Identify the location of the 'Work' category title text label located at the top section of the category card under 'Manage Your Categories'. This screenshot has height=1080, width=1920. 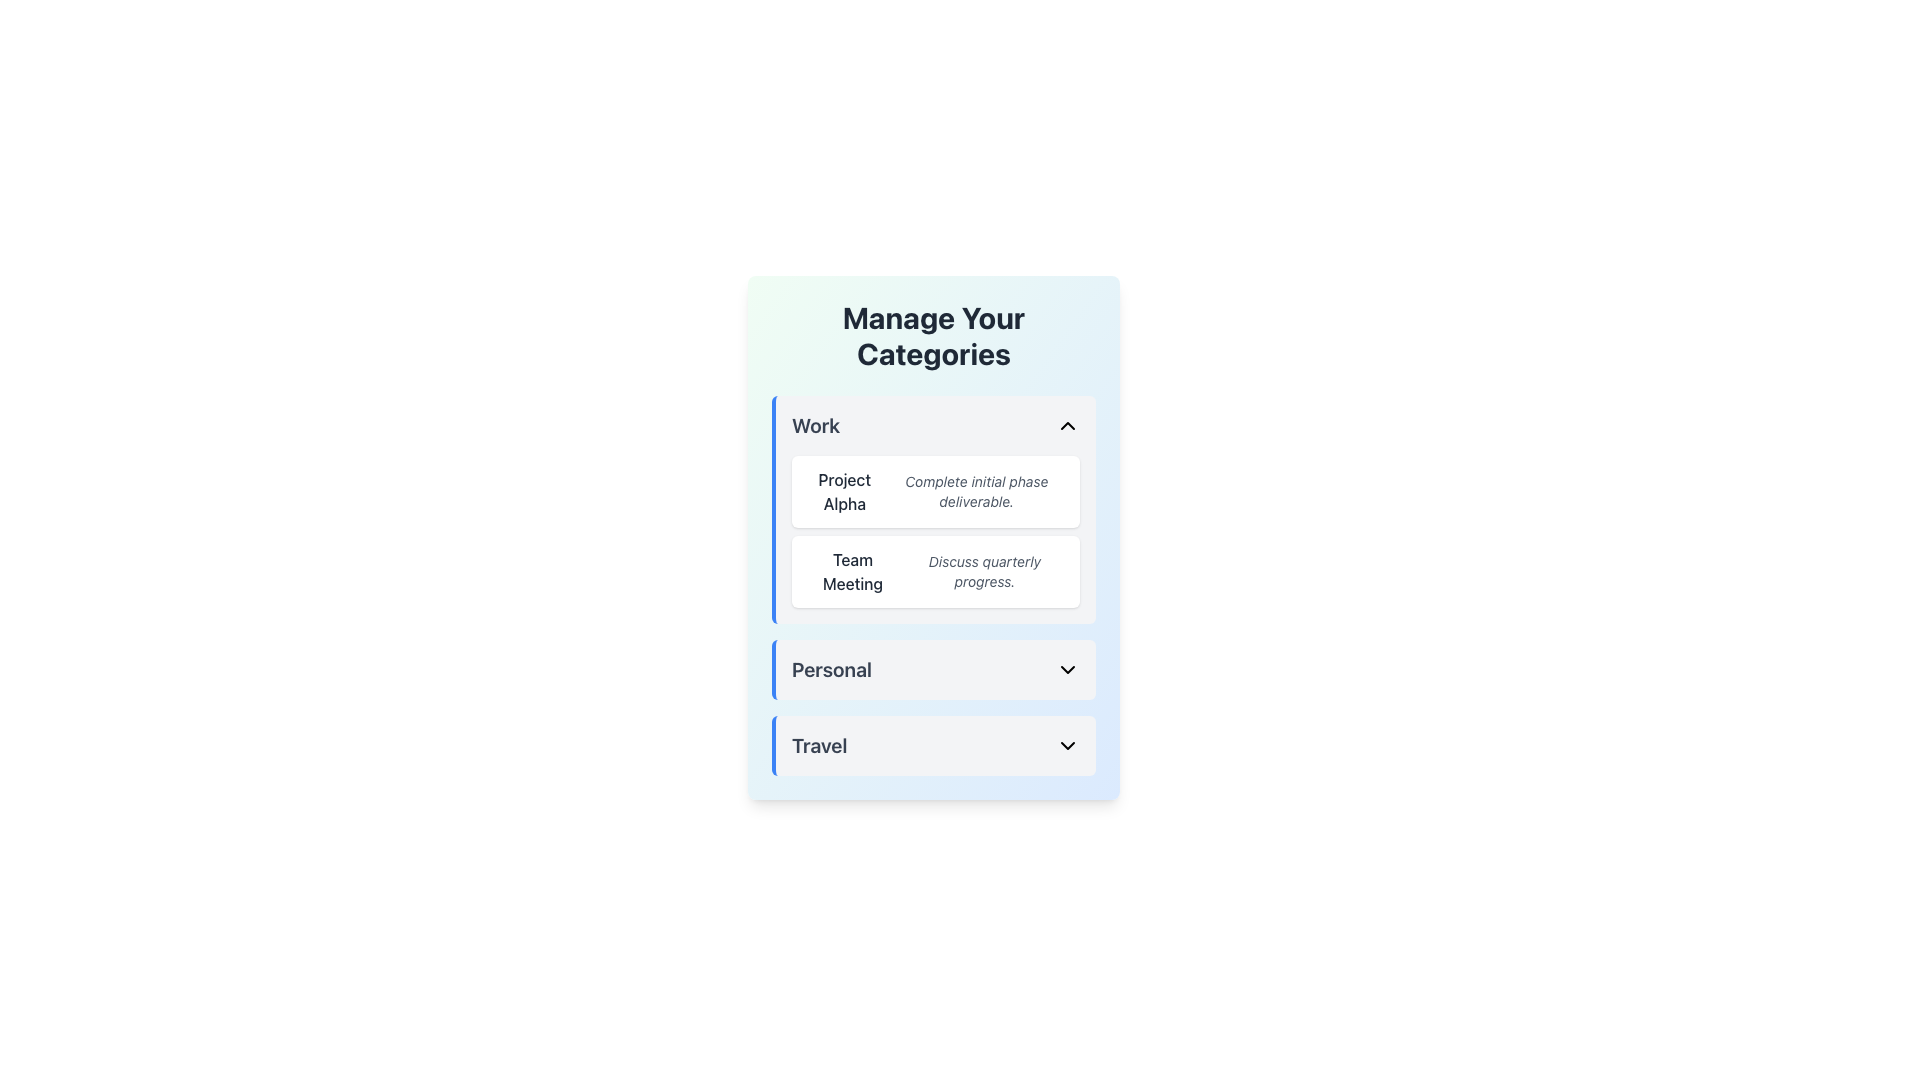
(816, 424).